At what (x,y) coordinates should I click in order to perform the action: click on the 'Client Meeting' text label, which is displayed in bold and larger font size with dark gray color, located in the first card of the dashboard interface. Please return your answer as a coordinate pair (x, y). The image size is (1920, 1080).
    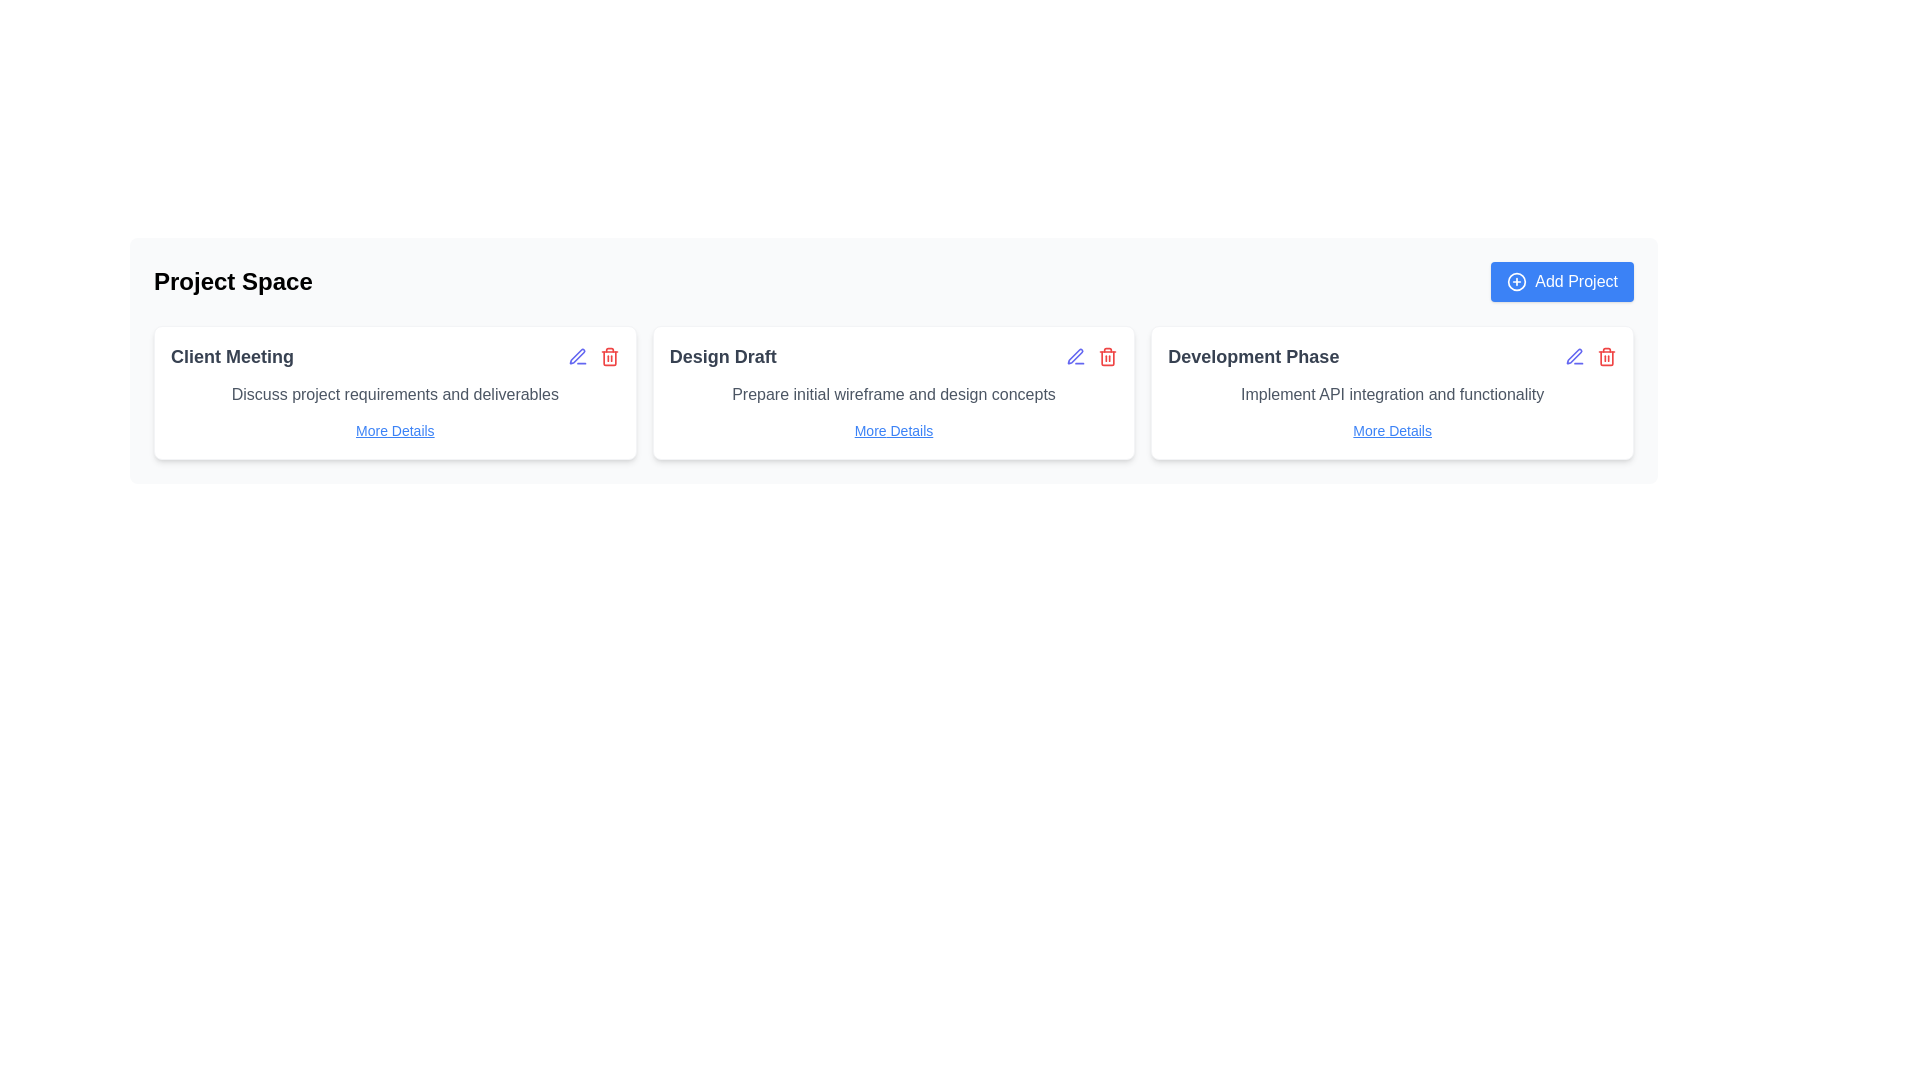
    Looking at the image, I should click on (232, 356).